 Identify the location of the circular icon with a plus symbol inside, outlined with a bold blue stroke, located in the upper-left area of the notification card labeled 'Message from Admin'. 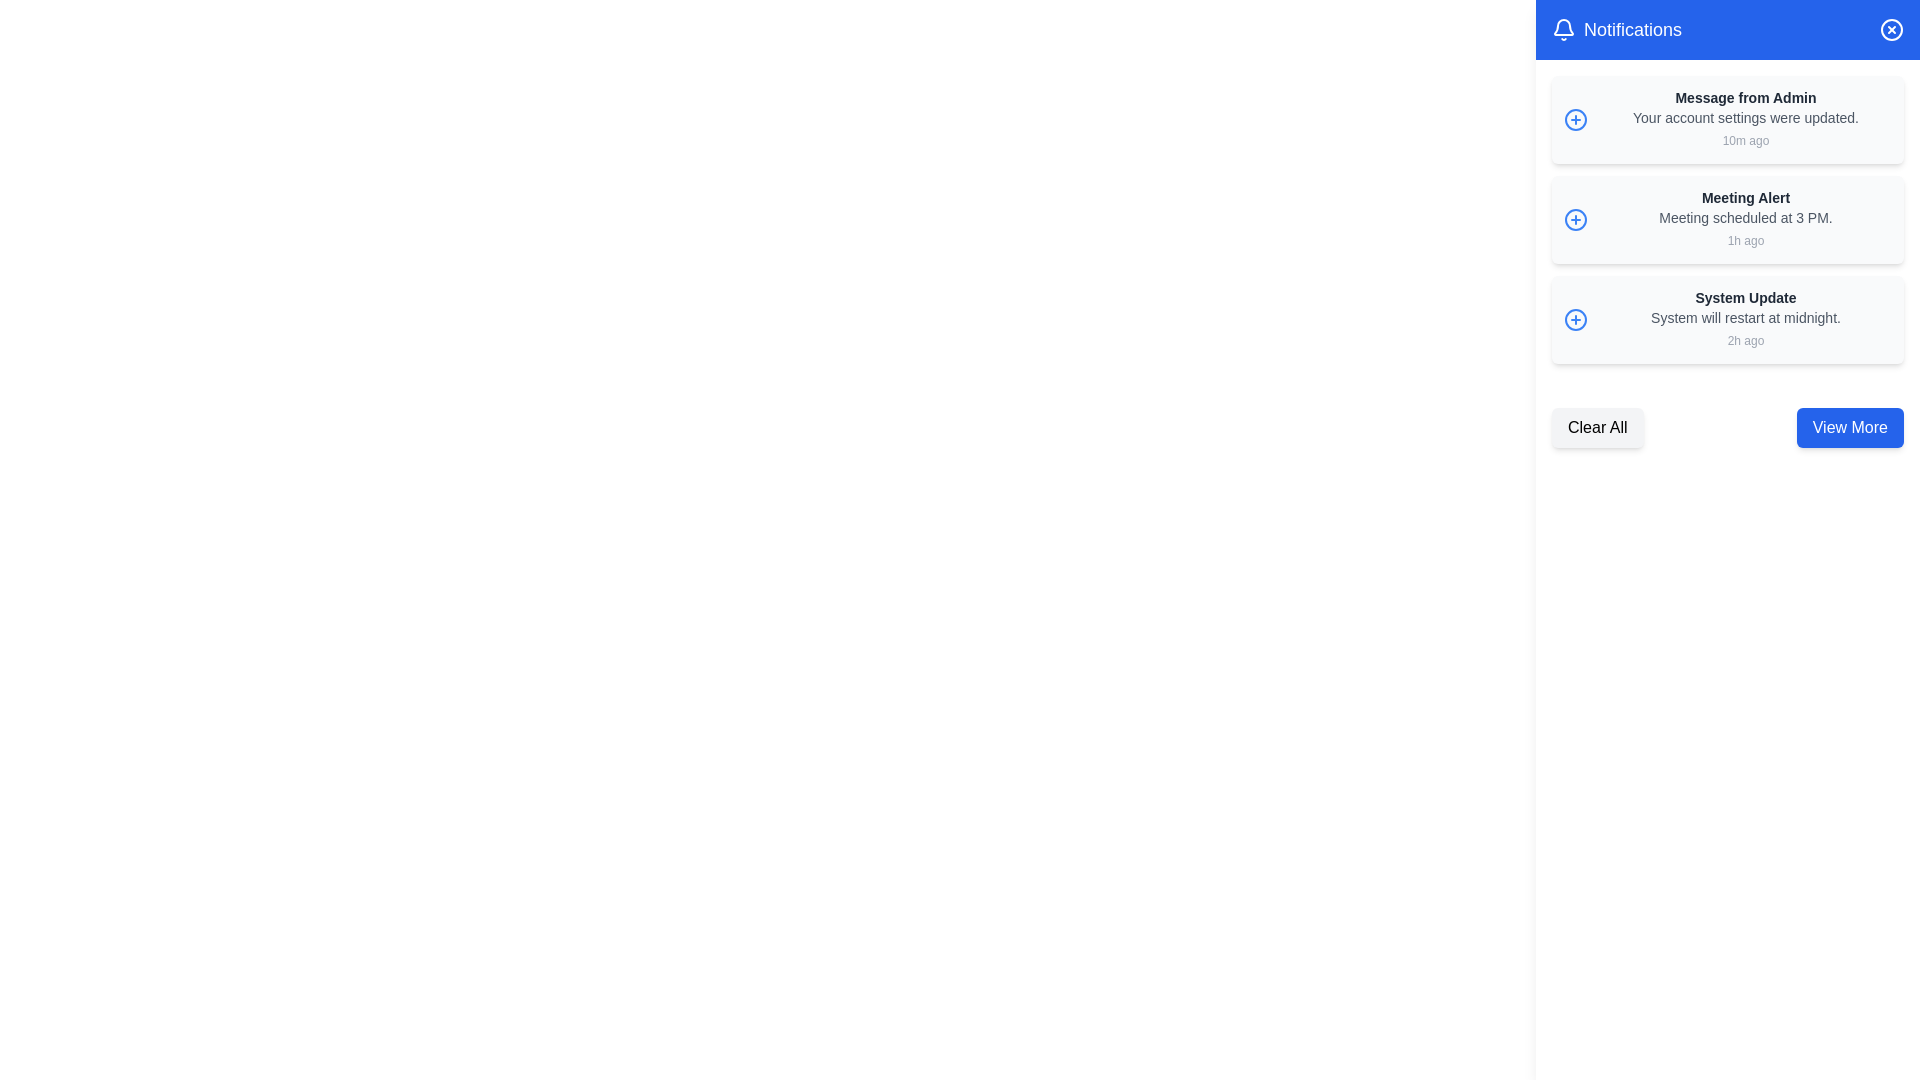
(1574, 119).